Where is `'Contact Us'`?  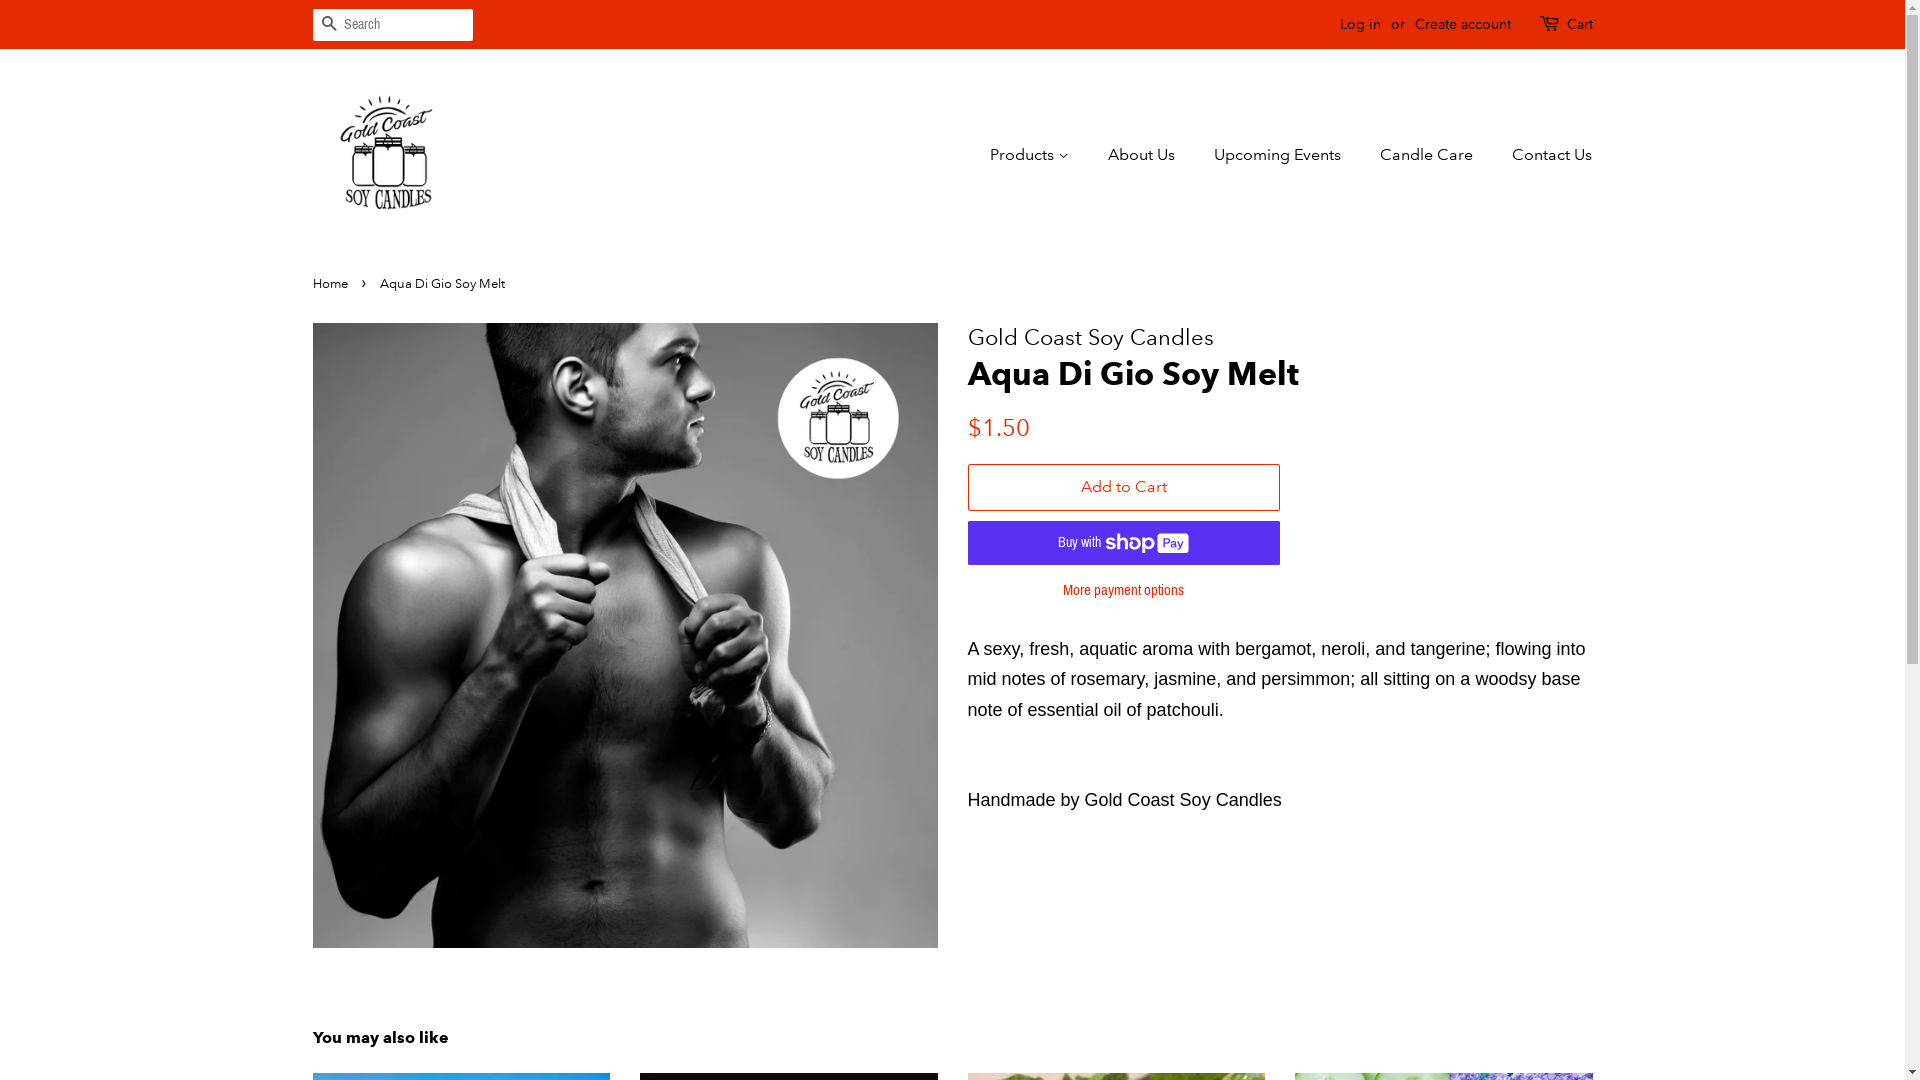 'Contact Us' is located at coordinates (1497, 153).